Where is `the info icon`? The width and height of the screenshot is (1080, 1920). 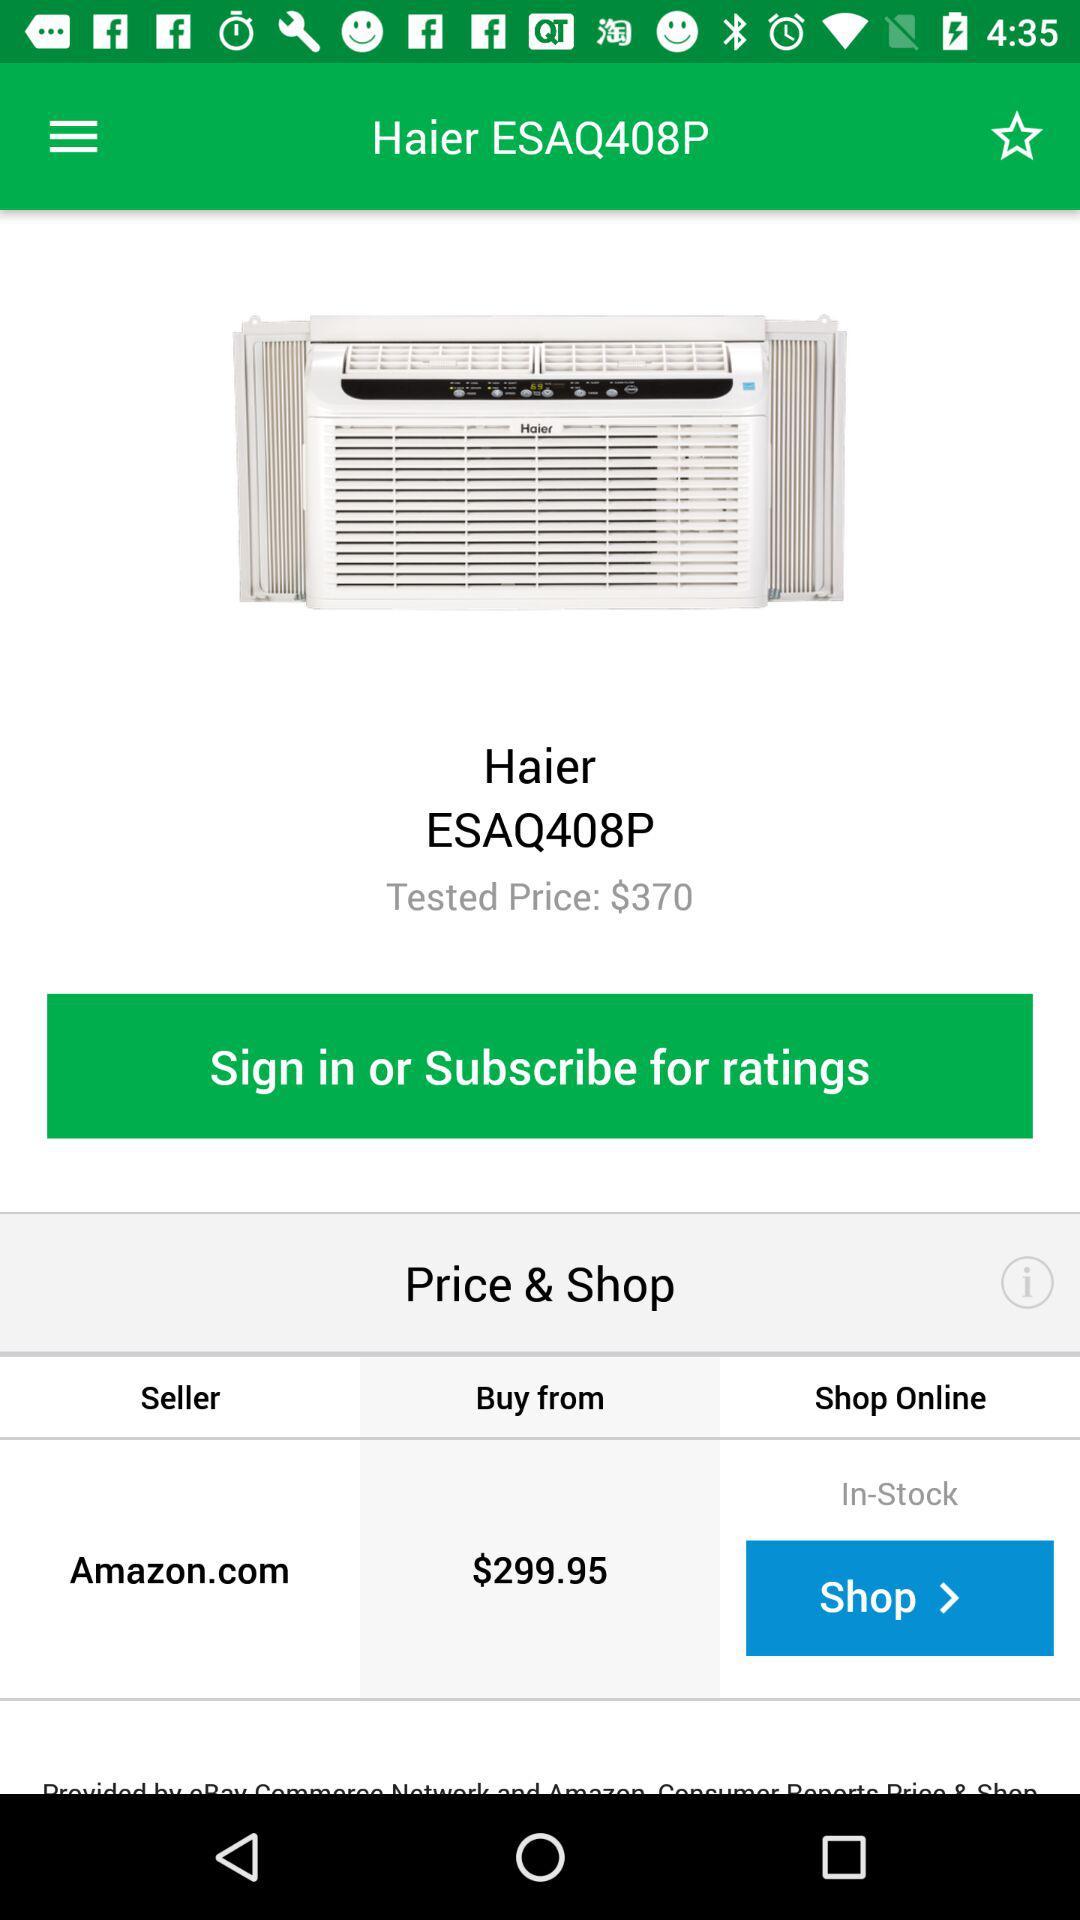 the info icon is located at coordinates (1027, 1282).